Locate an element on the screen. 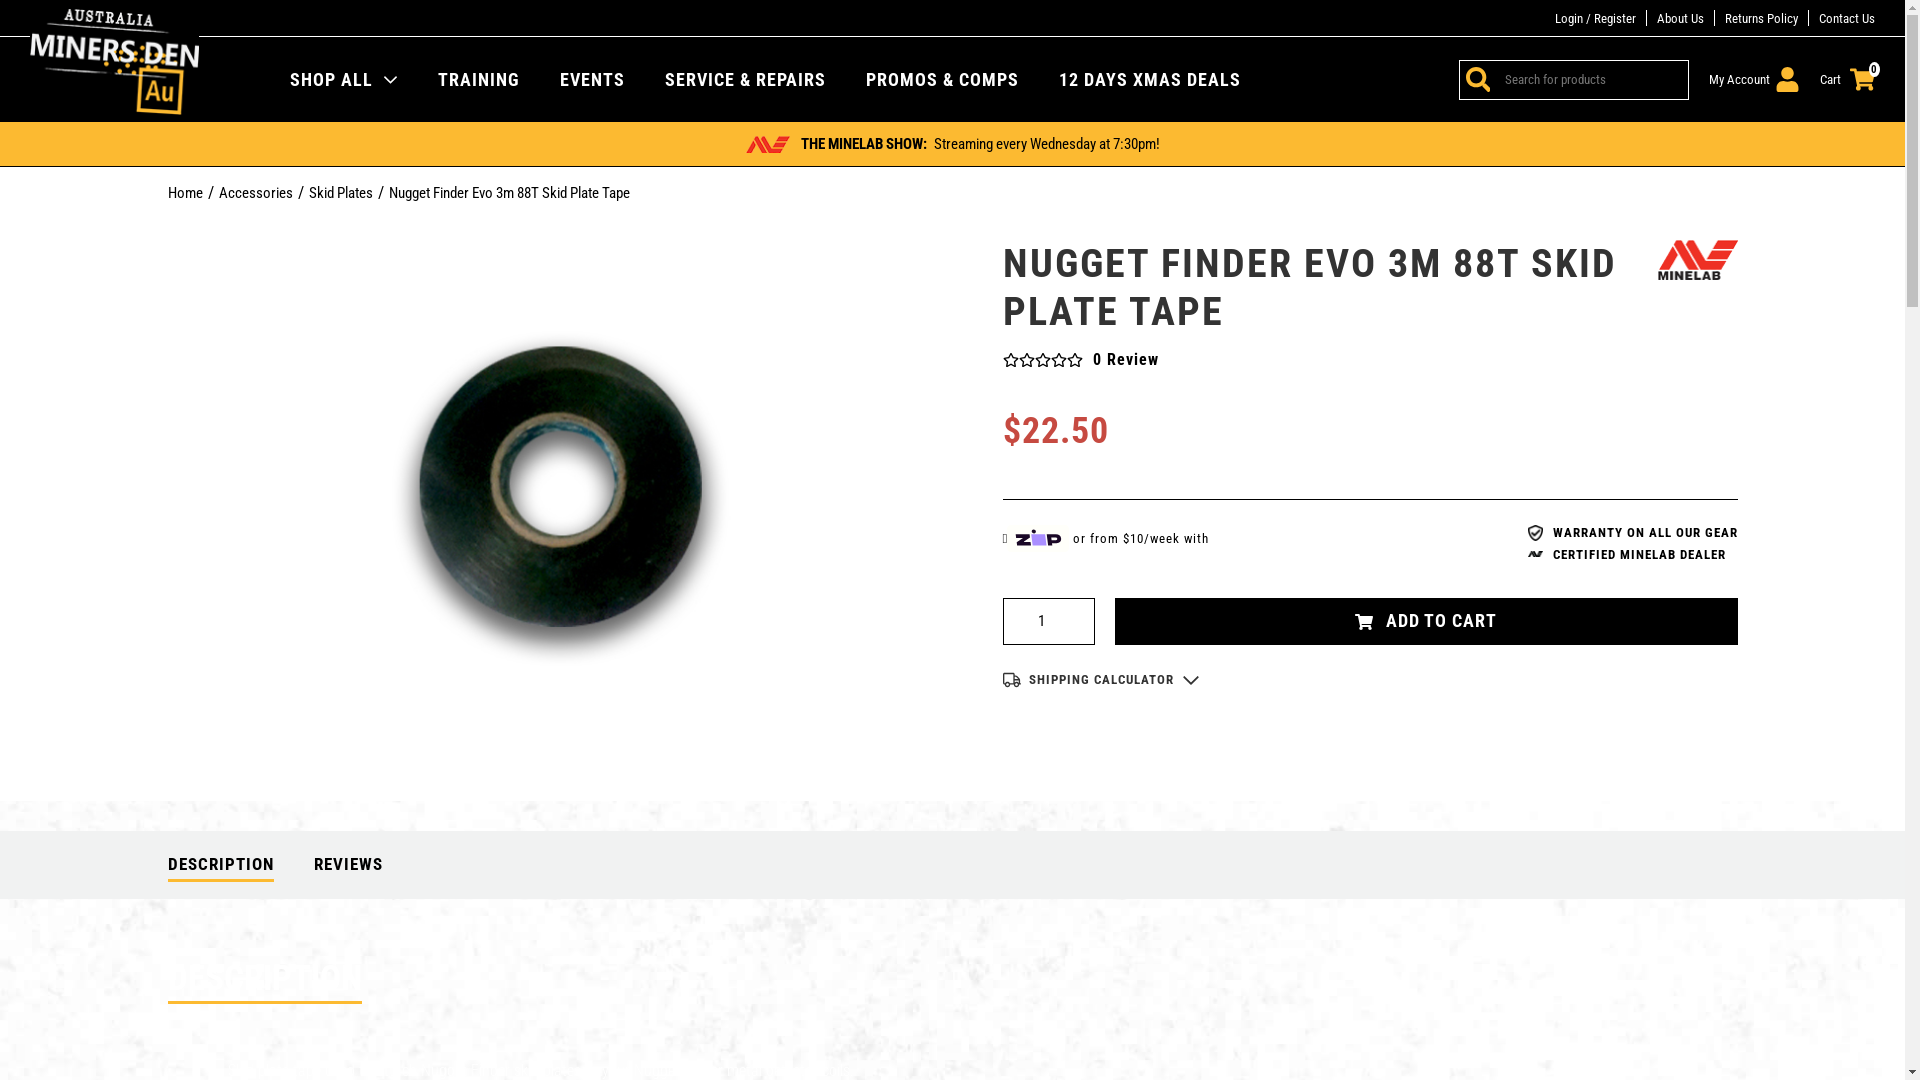  'SERVICE & REPAIRS' is located at coordinates (744, 77).